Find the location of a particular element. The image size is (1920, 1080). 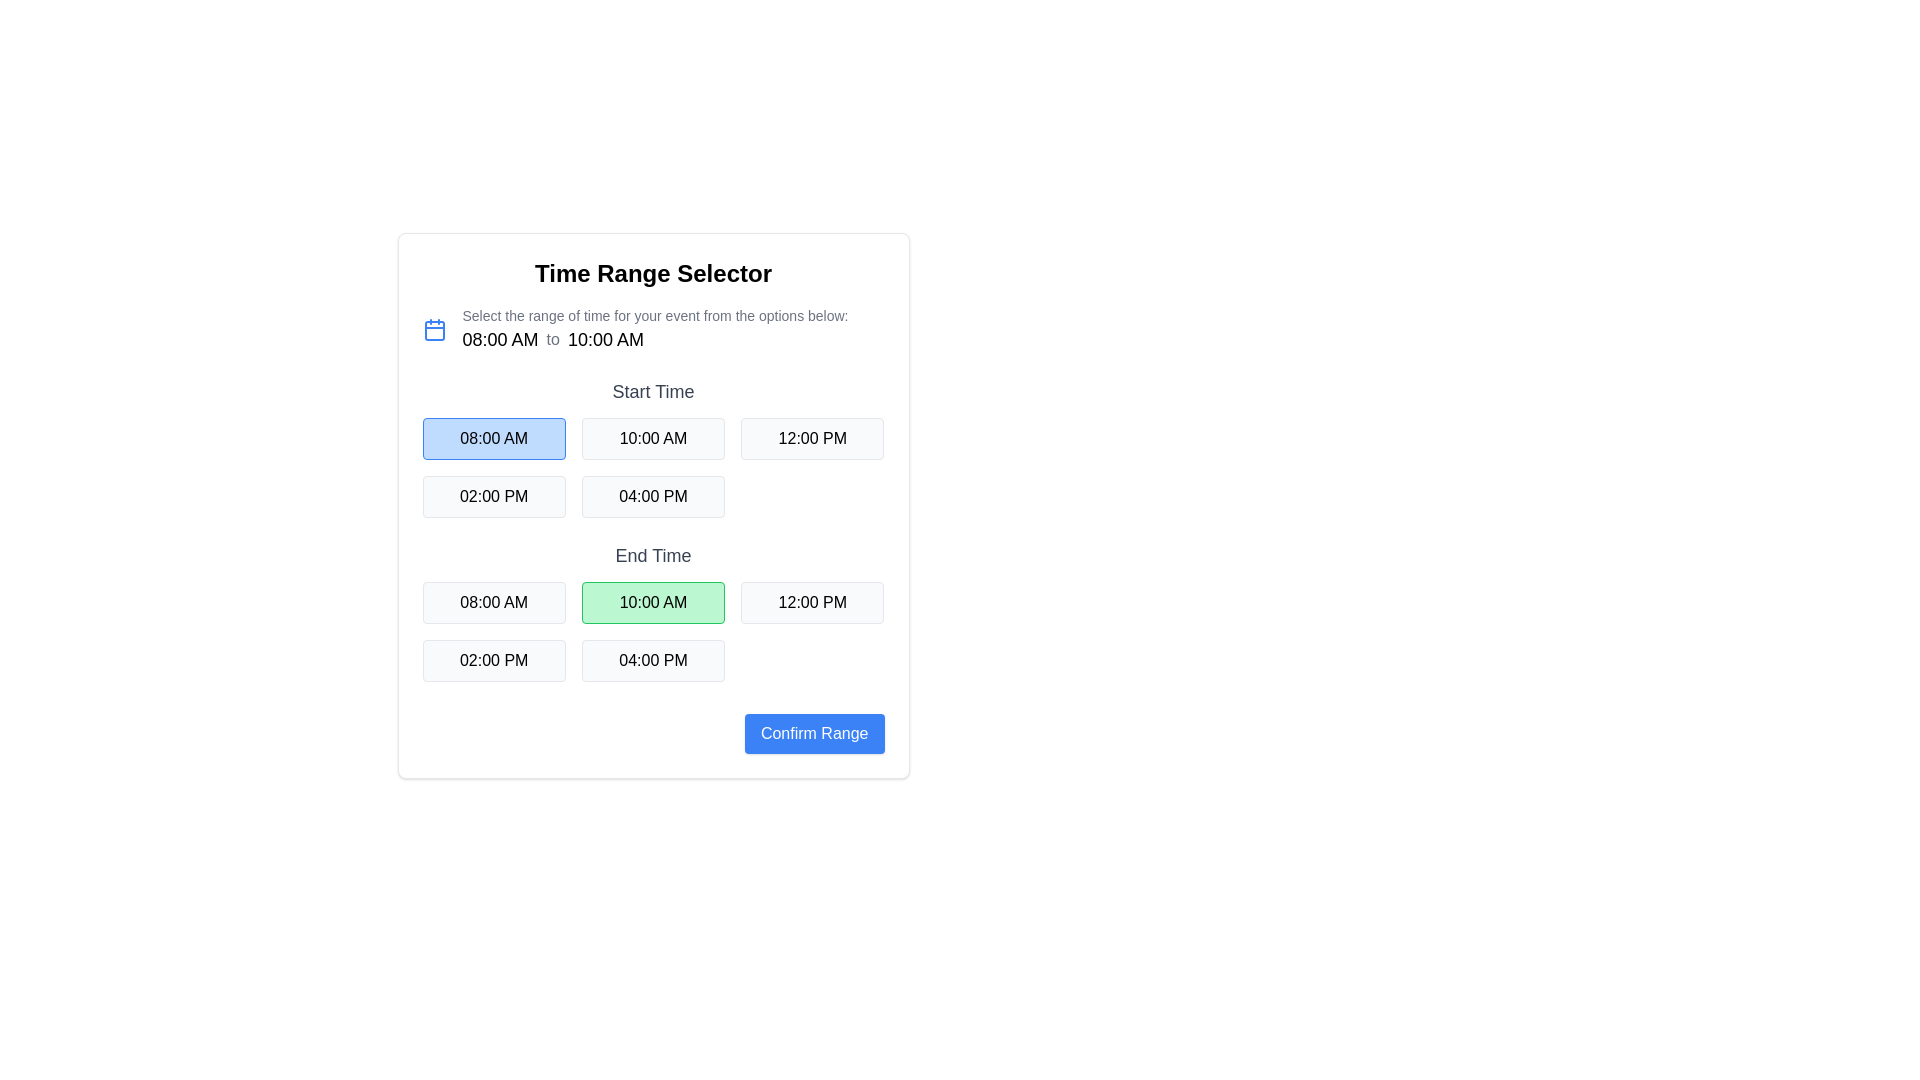

the button labeled '10:00 AM' which is a rectangular button with rounded corners, positioned in the first row and second column of a grid layout, to trigger a hover effect is located at coordinates (653, 438).